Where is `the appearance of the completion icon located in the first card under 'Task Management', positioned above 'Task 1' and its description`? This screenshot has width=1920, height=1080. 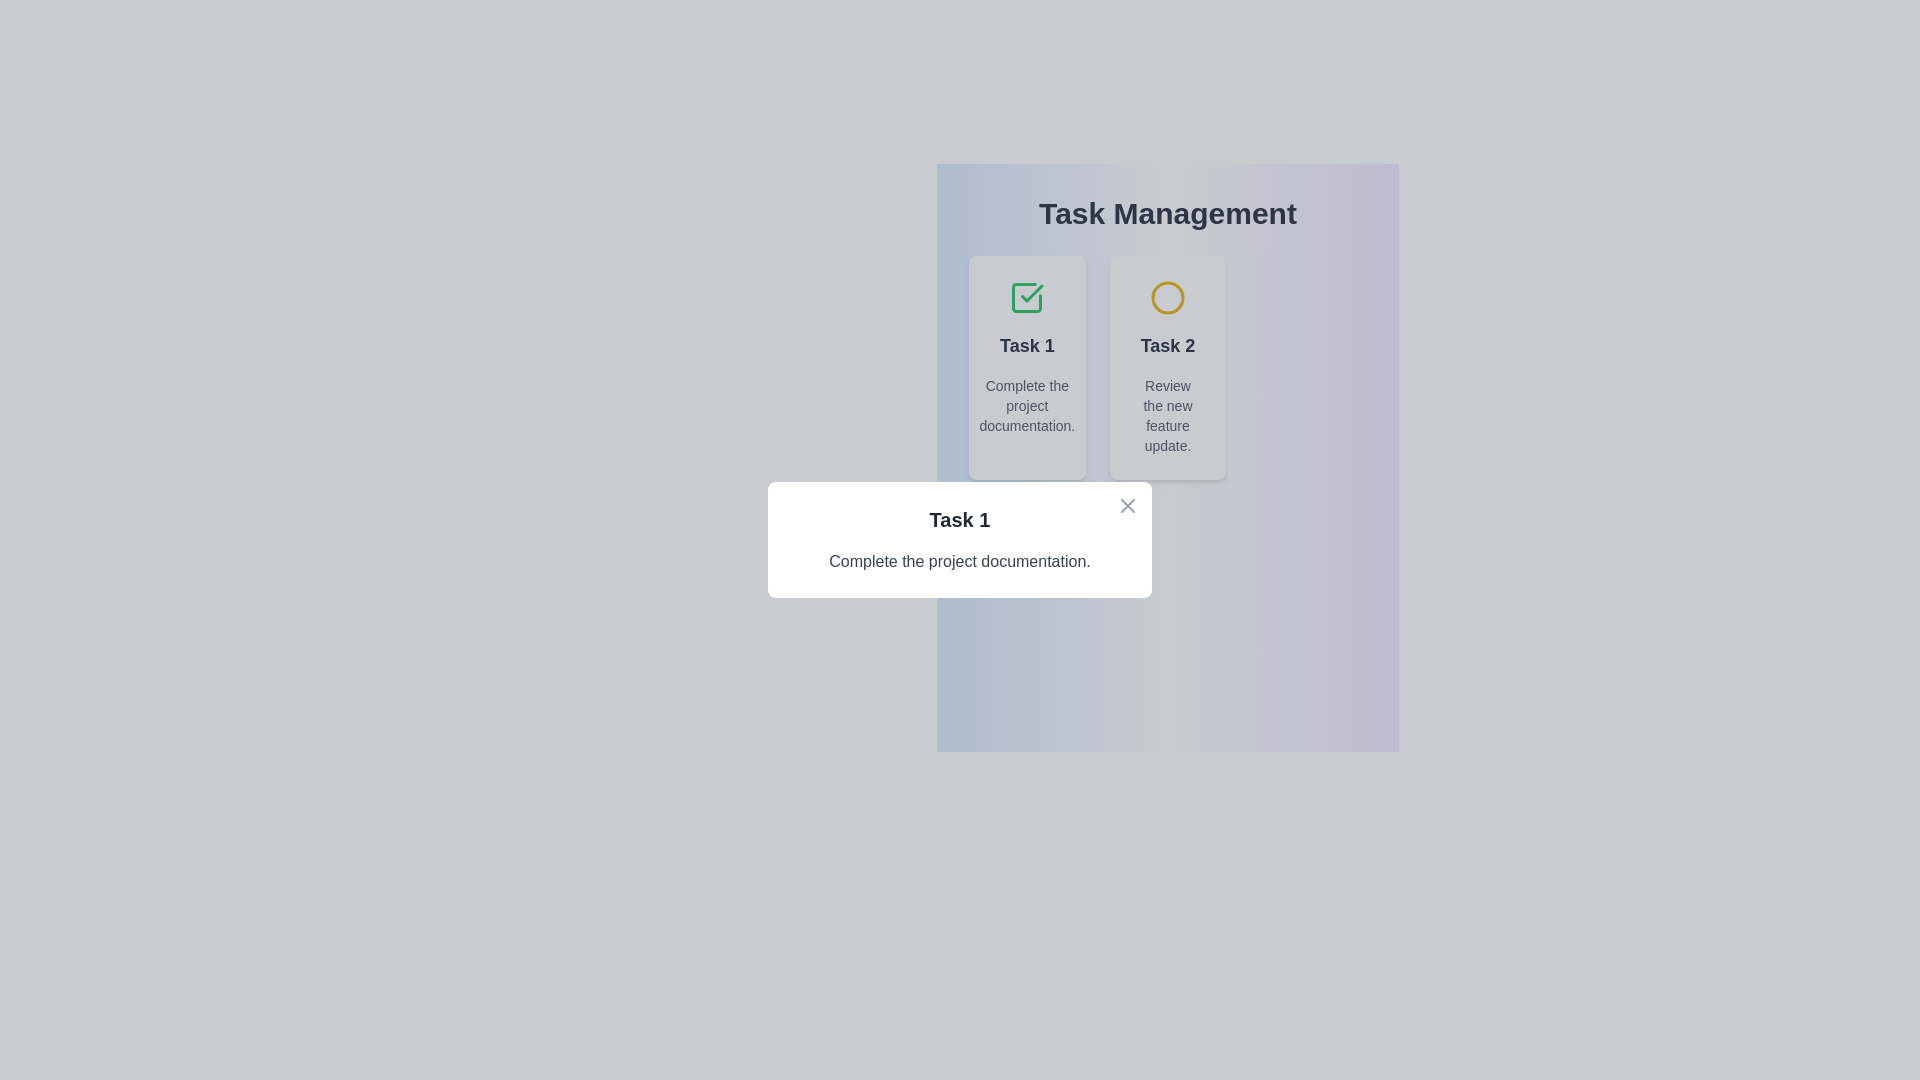 the appearance of the completion icon located in the first card under 'Task Management', positioned above 'Task 1' and its description is located at coordinates (1027, 297).